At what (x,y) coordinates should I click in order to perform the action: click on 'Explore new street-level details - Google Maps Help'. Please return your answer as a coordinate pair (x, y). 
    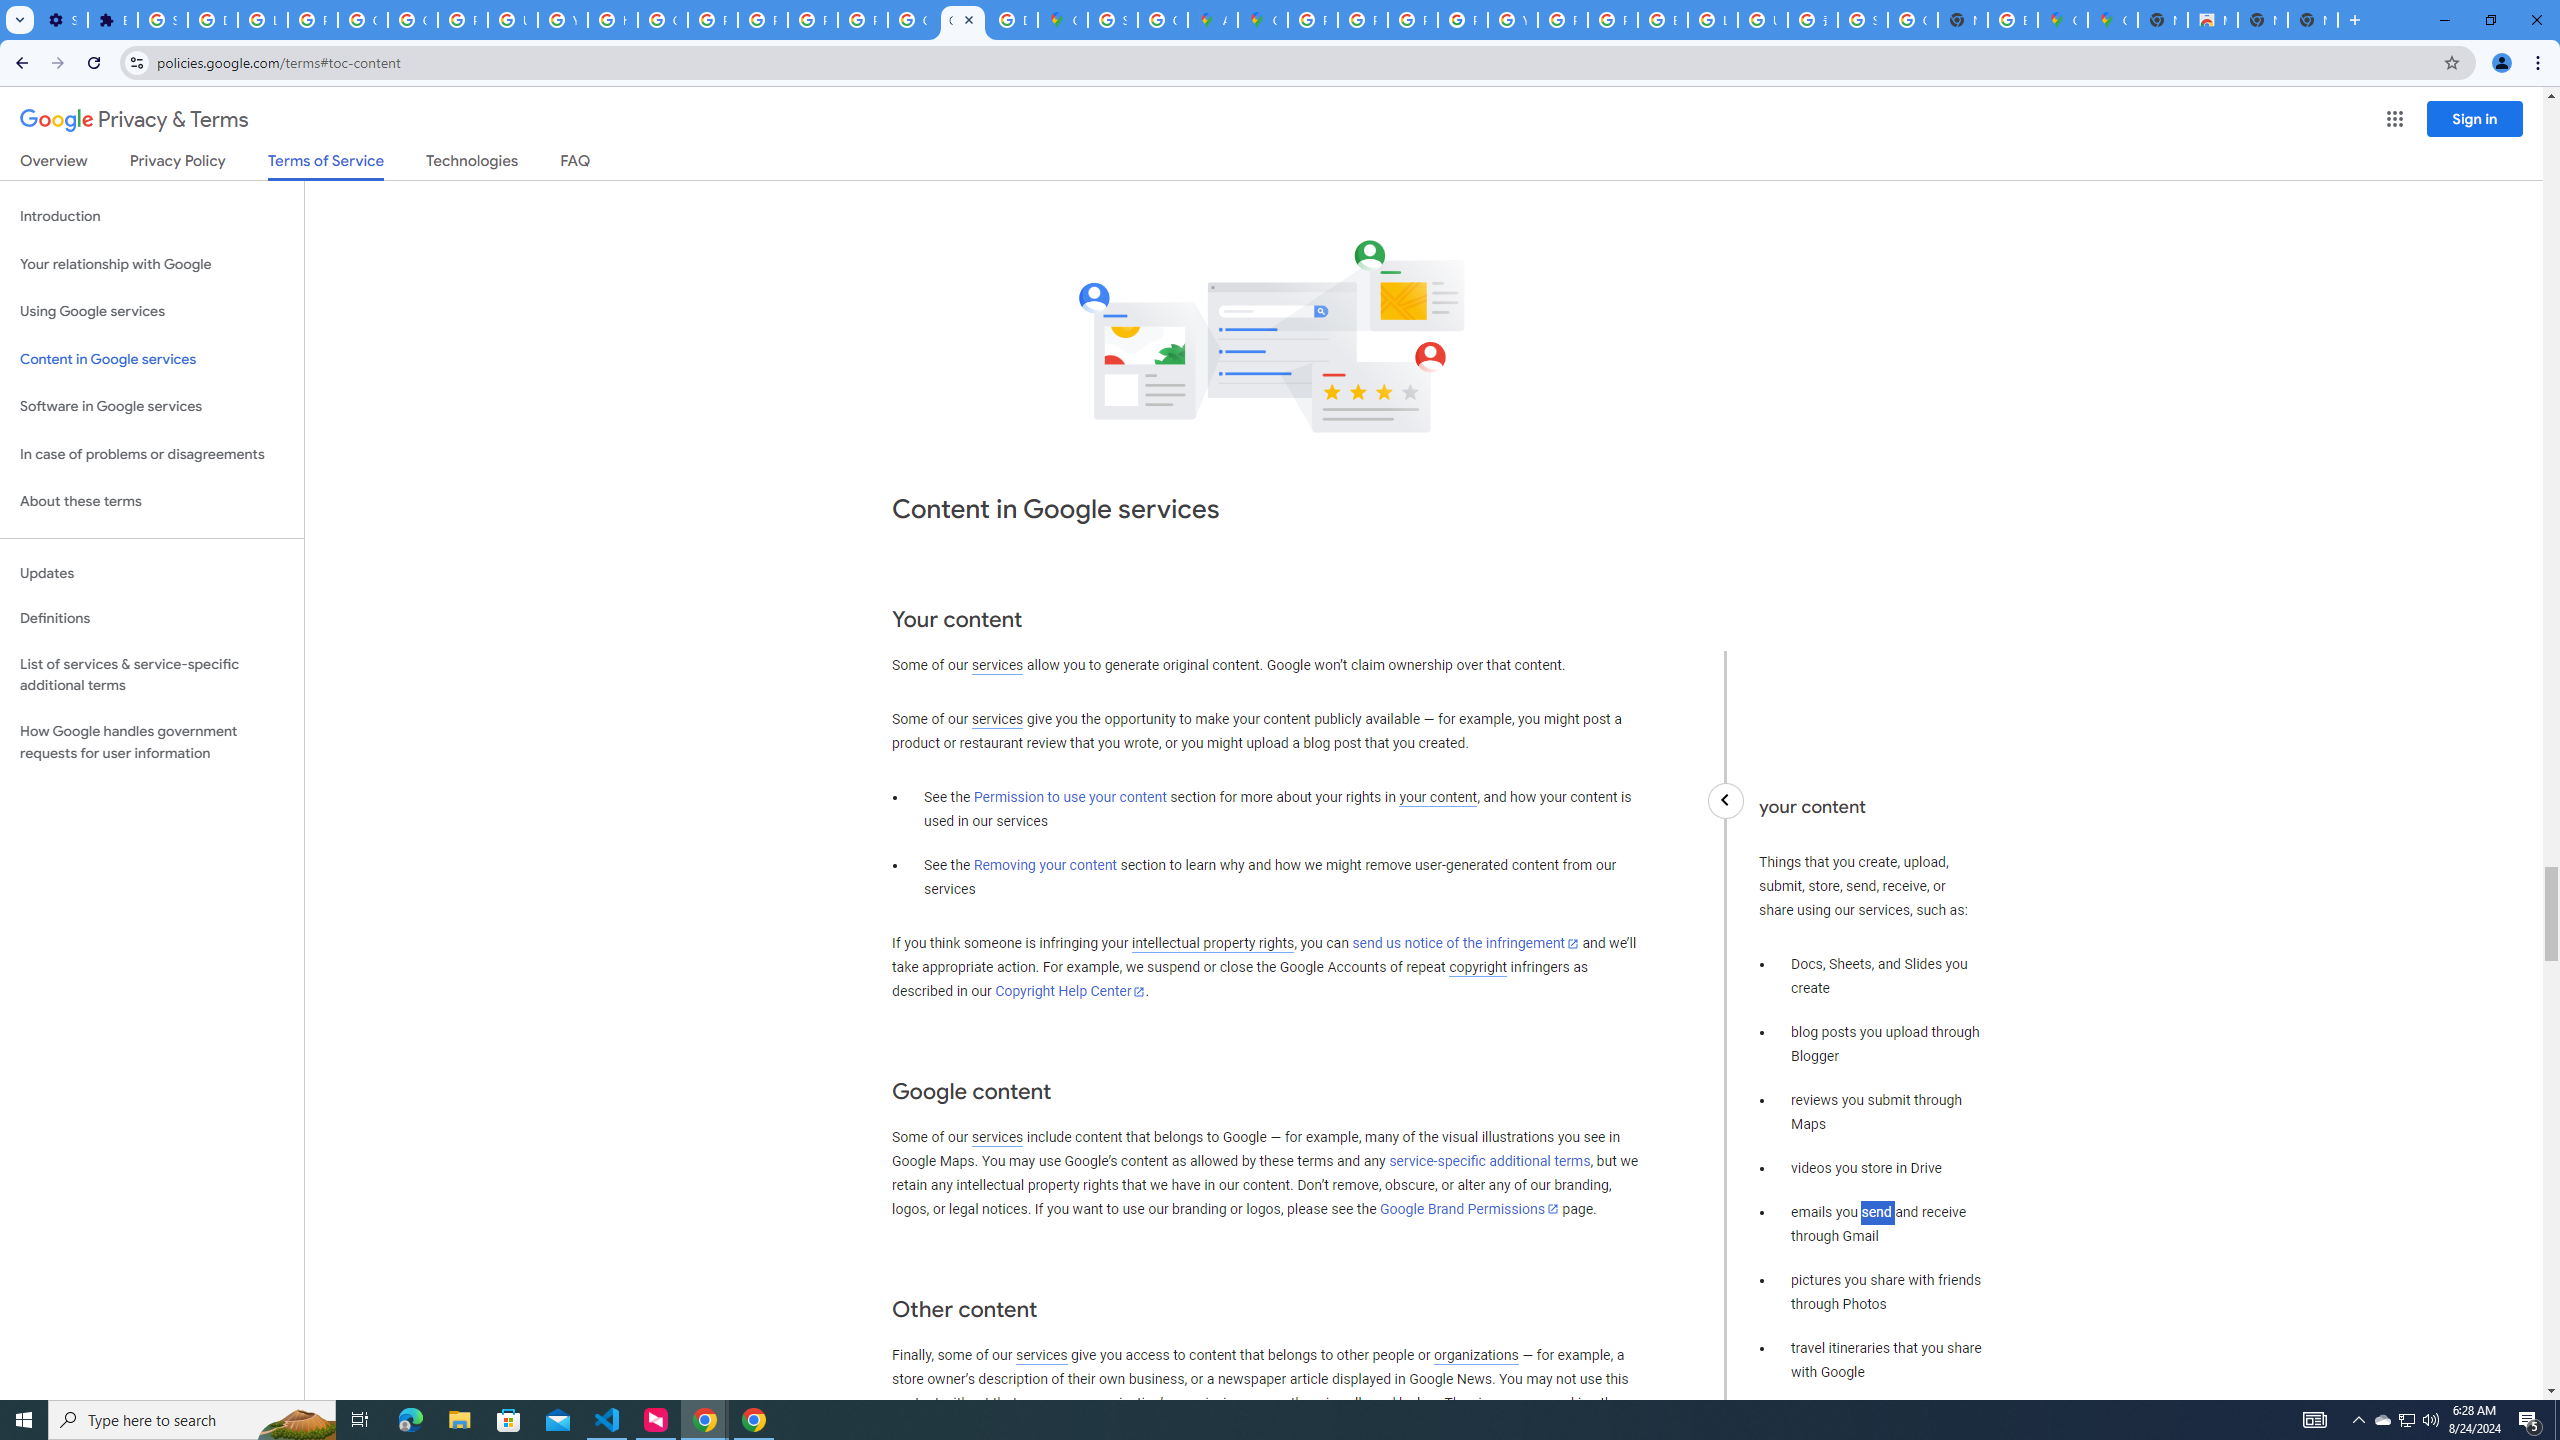
    Looking at the image, I should click on (2013, 19).